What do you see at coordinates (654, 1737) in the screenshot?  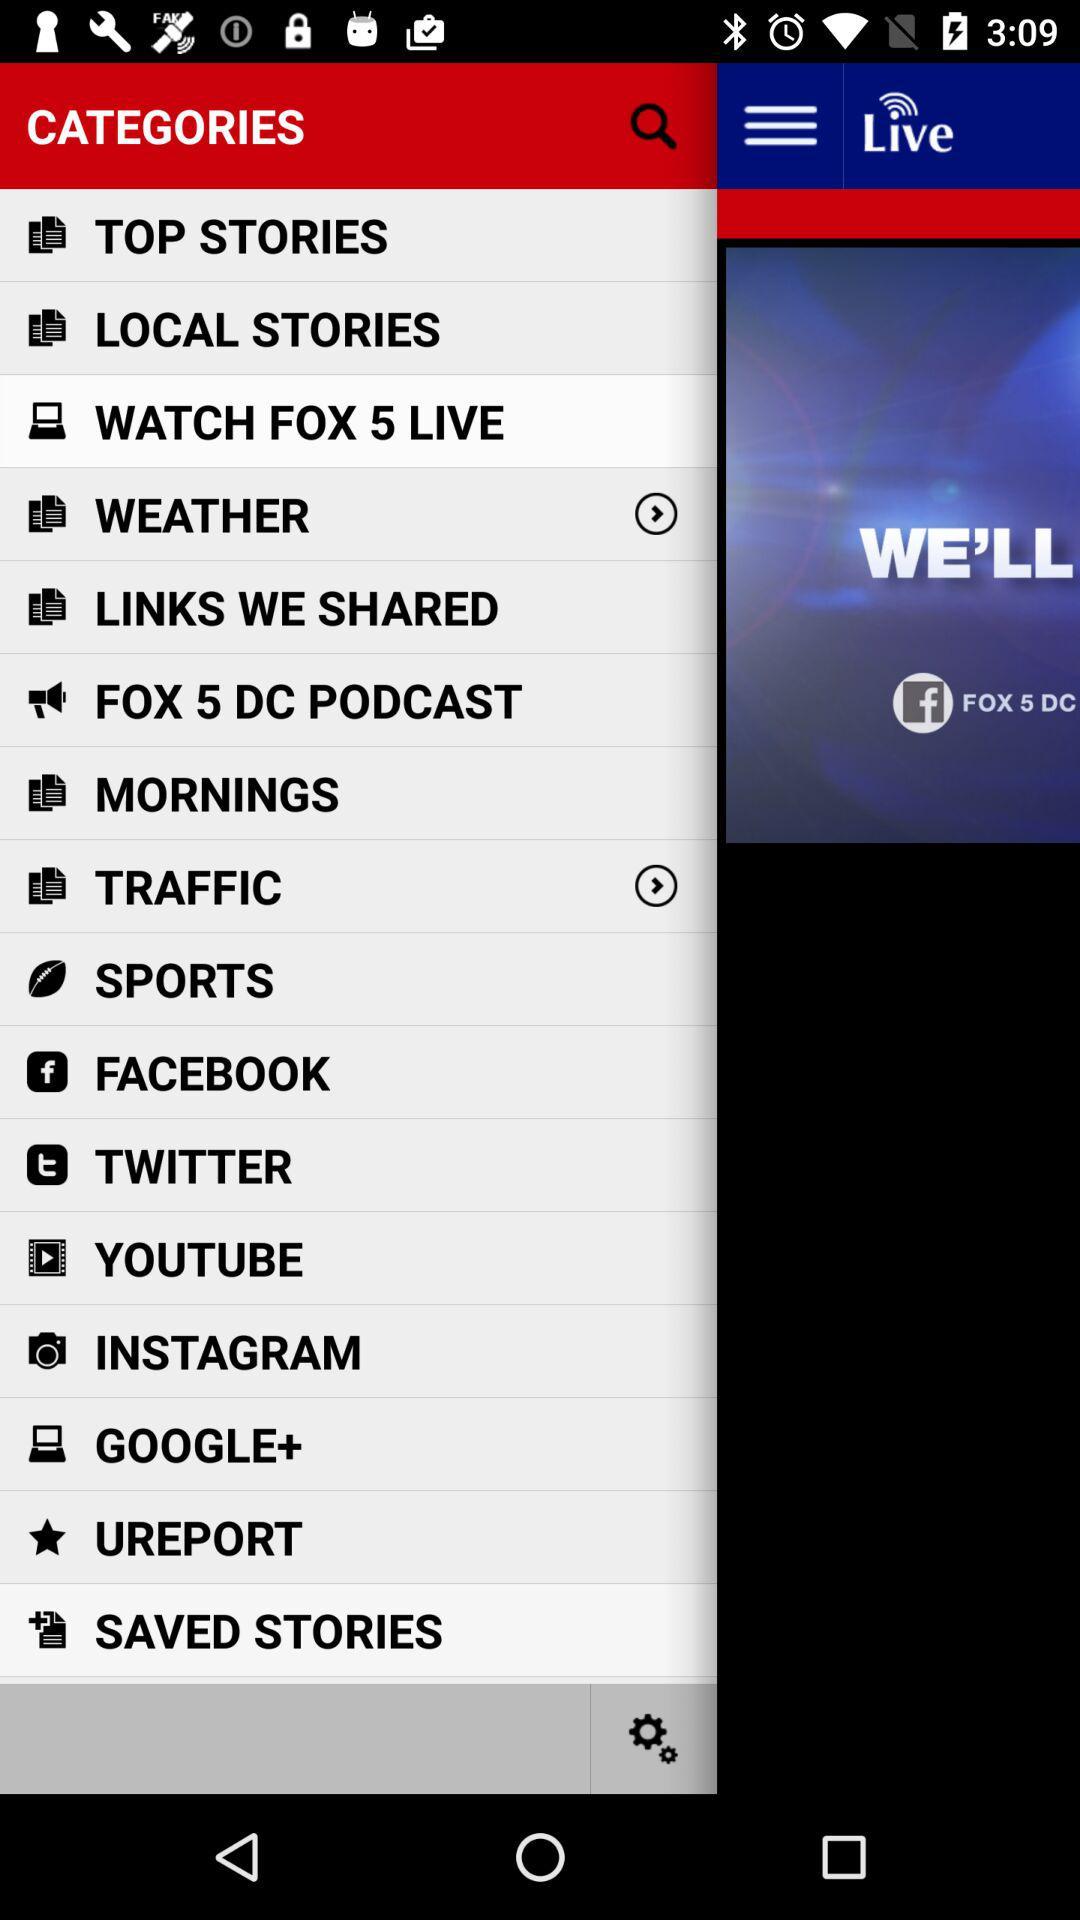 I see `the settings icon` at bounding box center [654, 1737].